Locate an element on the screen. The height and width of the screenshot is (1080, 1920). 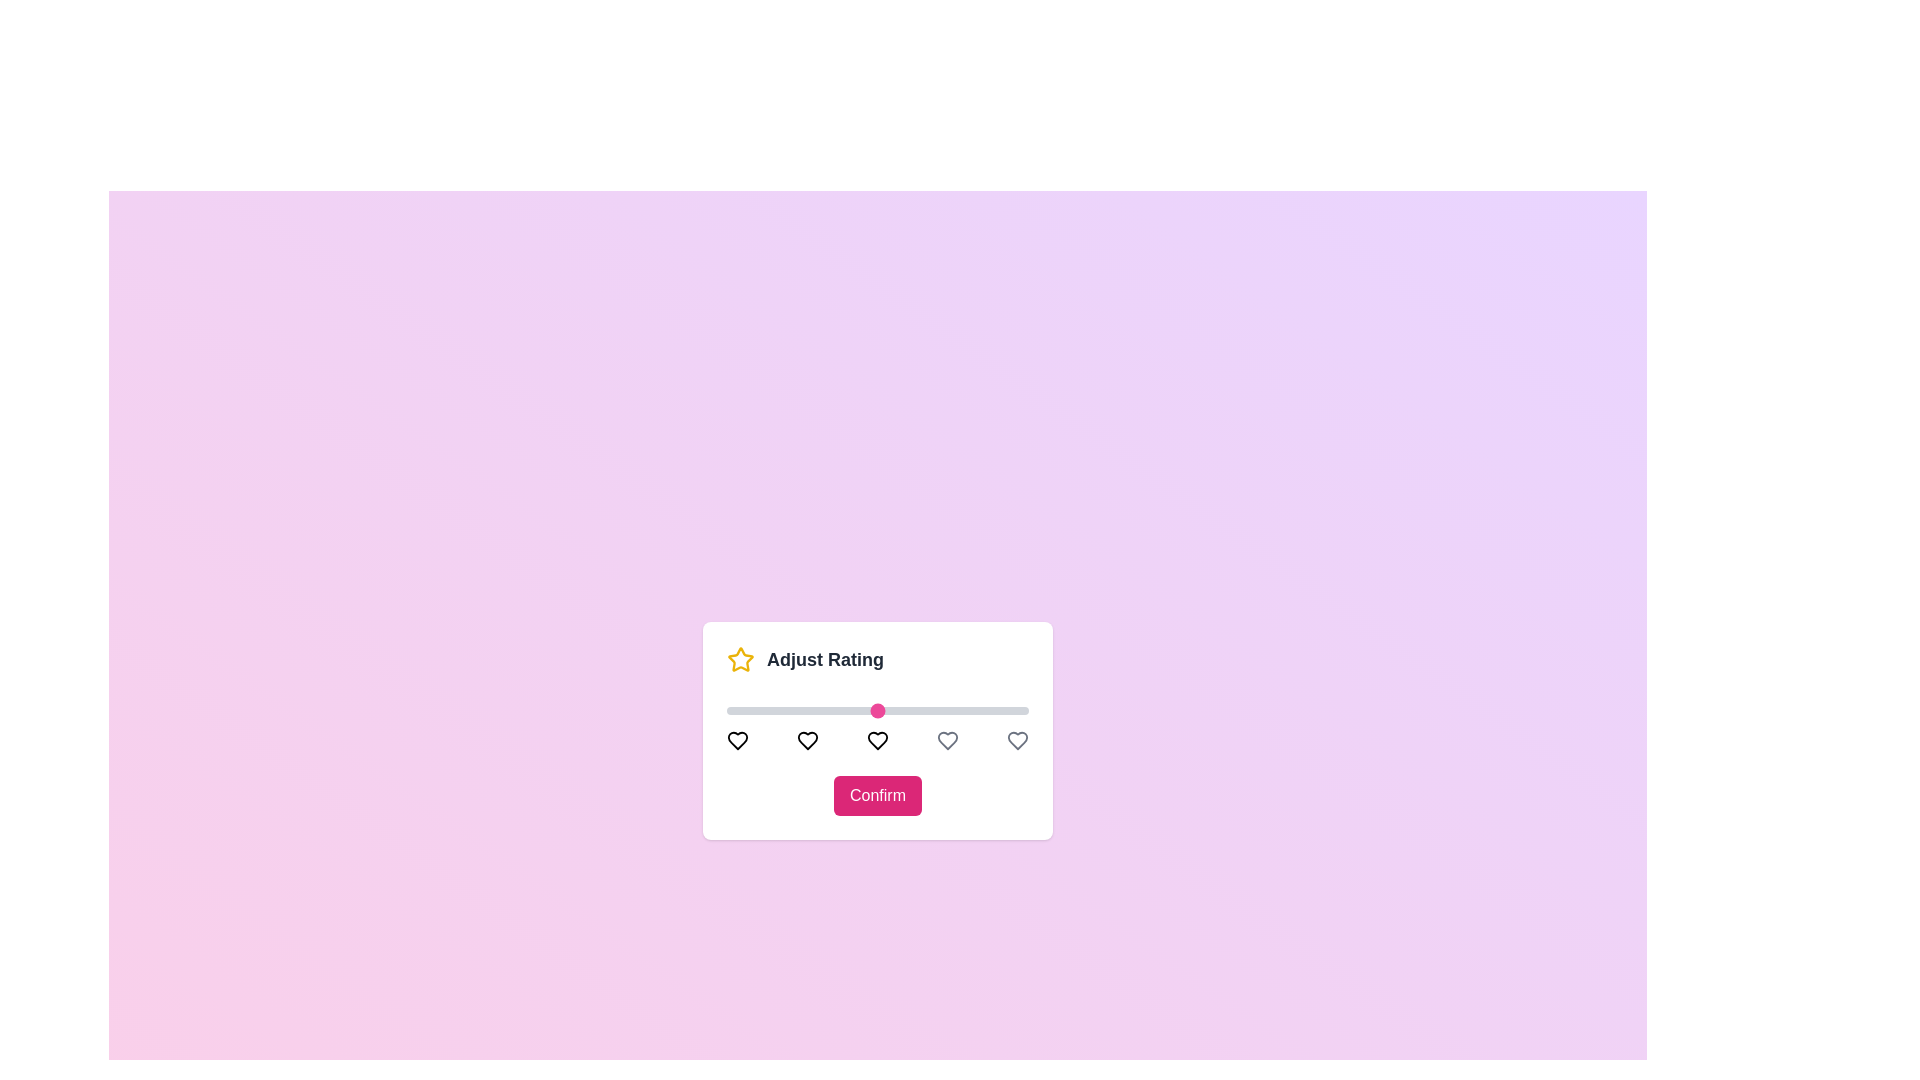
the slider to set the rating to 2 is located at coordinates (802, 709).